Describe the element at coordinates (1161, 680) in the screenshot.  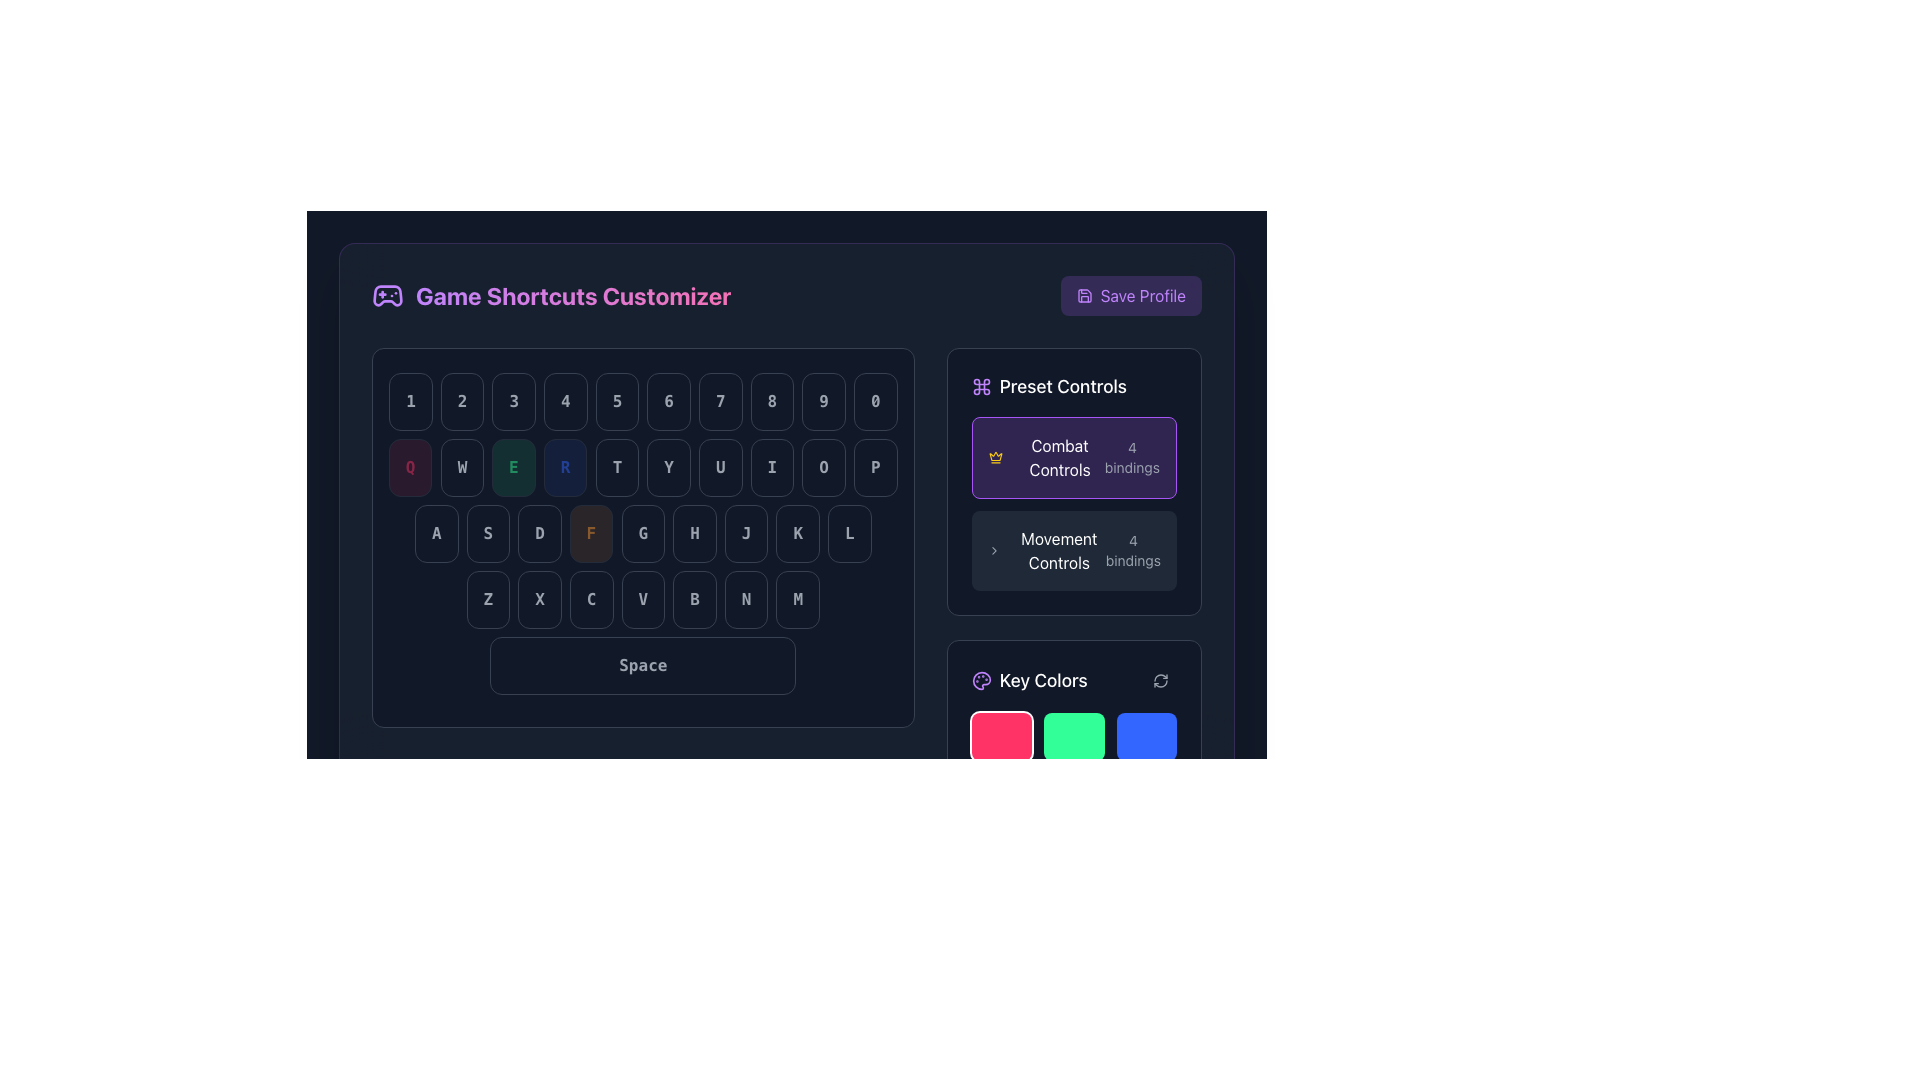
I see `the refresh icon button in the bottom-right corner of the 'Key Colors' panel` at that location.